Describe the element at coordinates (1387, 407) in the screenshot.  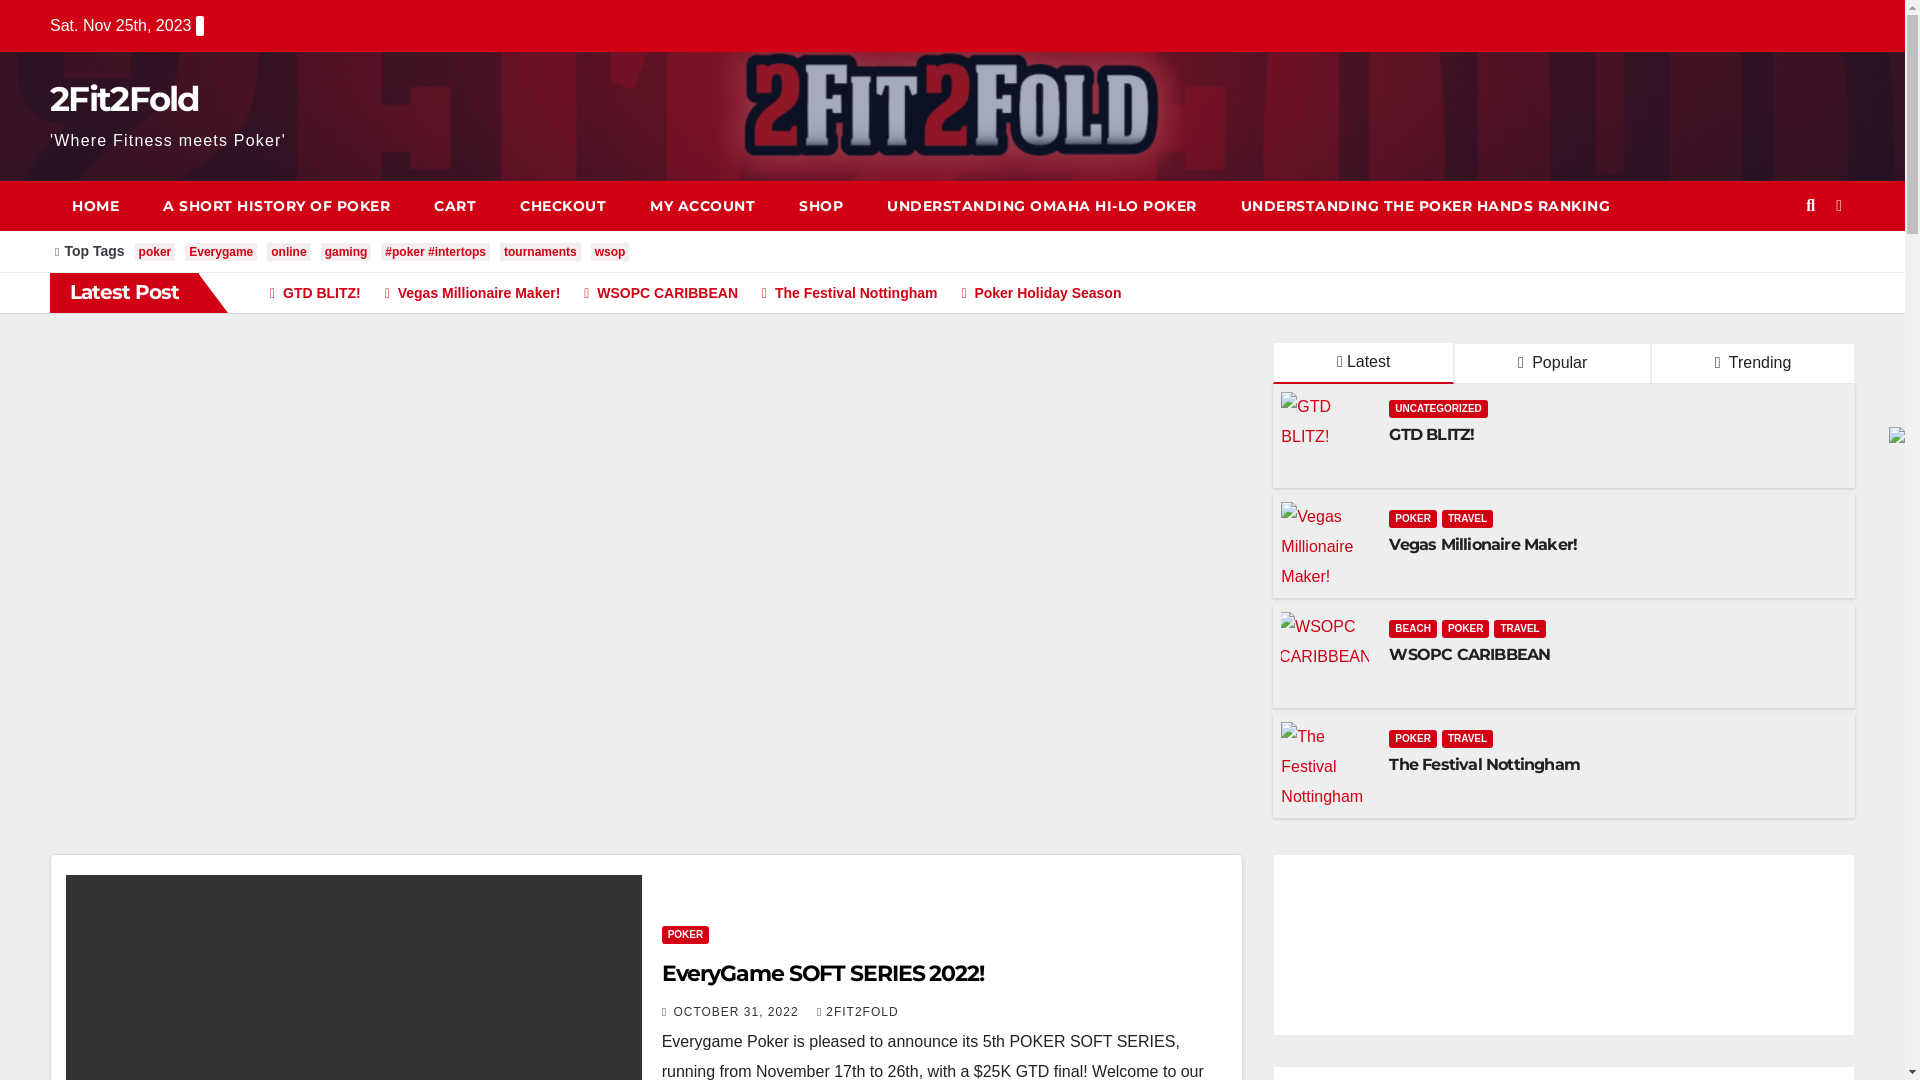
I see `'UNCATEGORIZED'` at that location.